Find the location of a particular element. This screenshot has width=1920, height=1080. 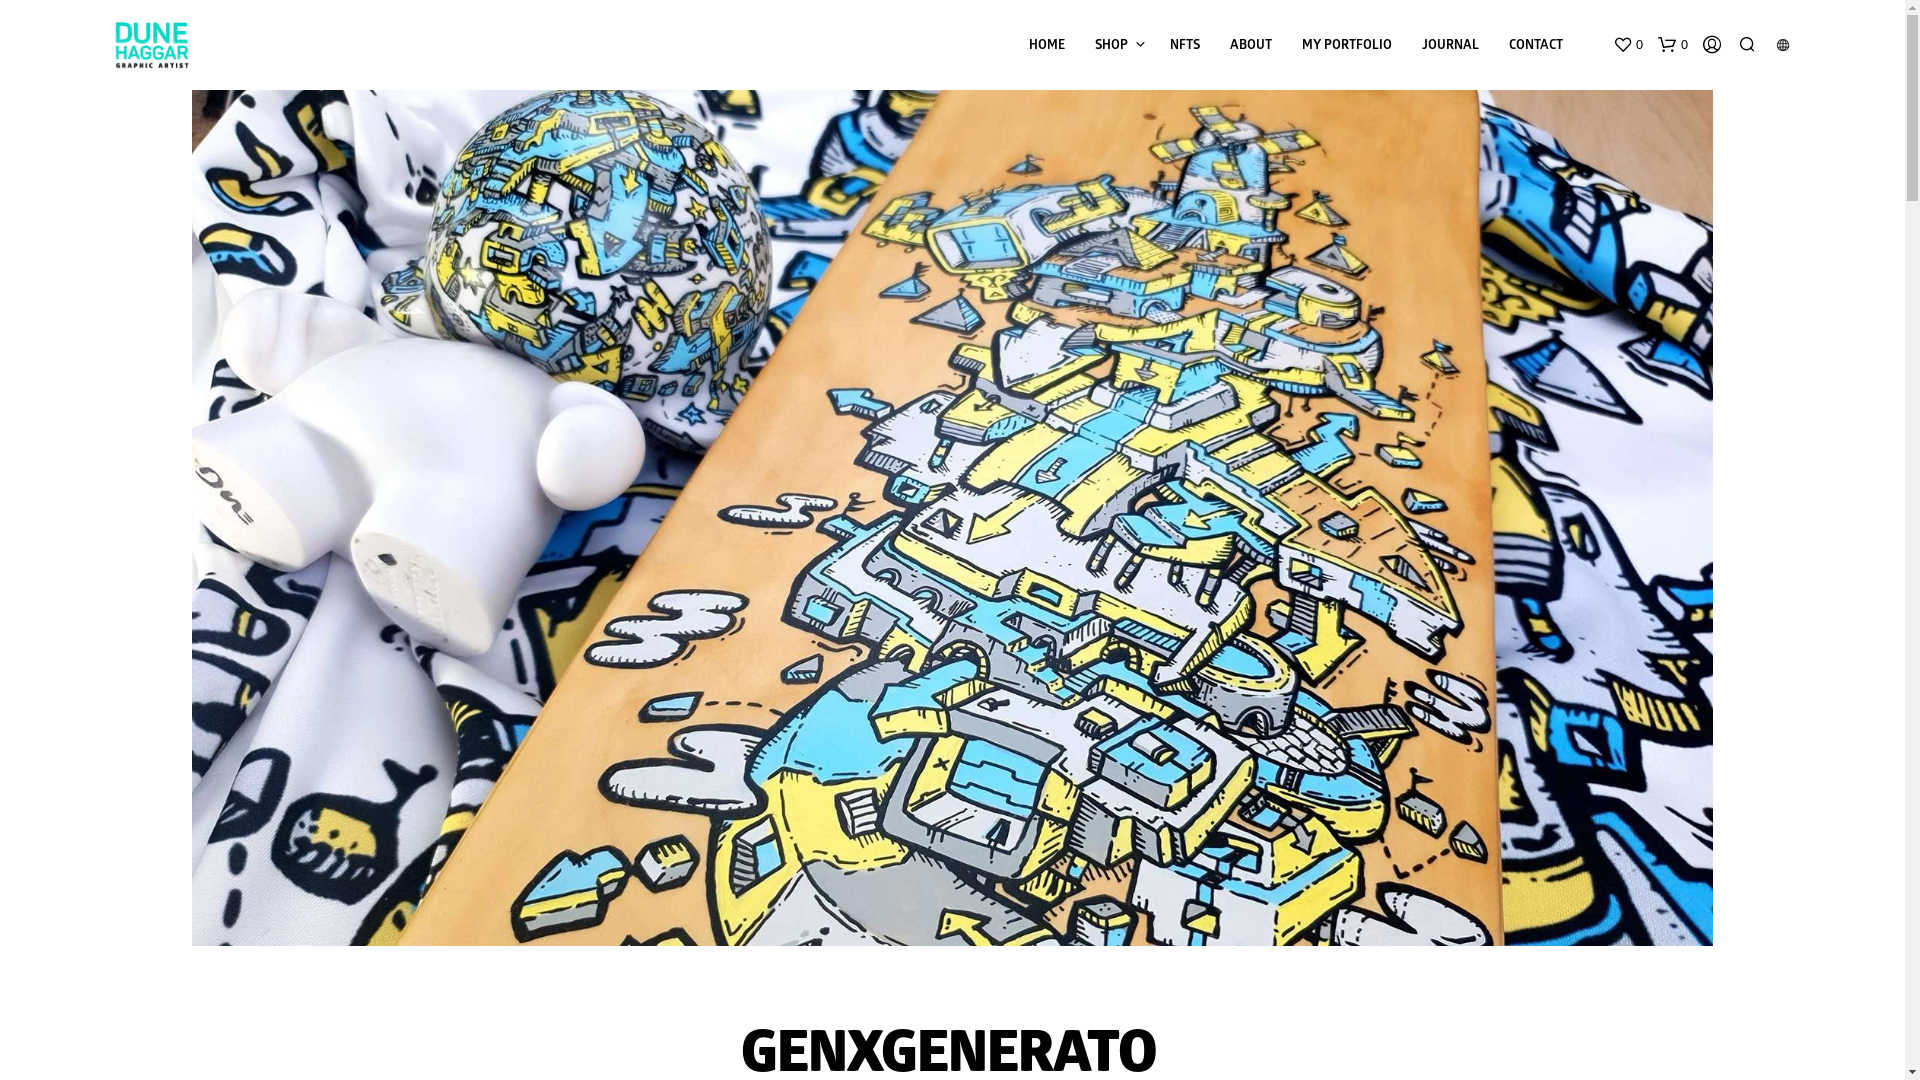

'0' is located at coordinates (1657, 45).